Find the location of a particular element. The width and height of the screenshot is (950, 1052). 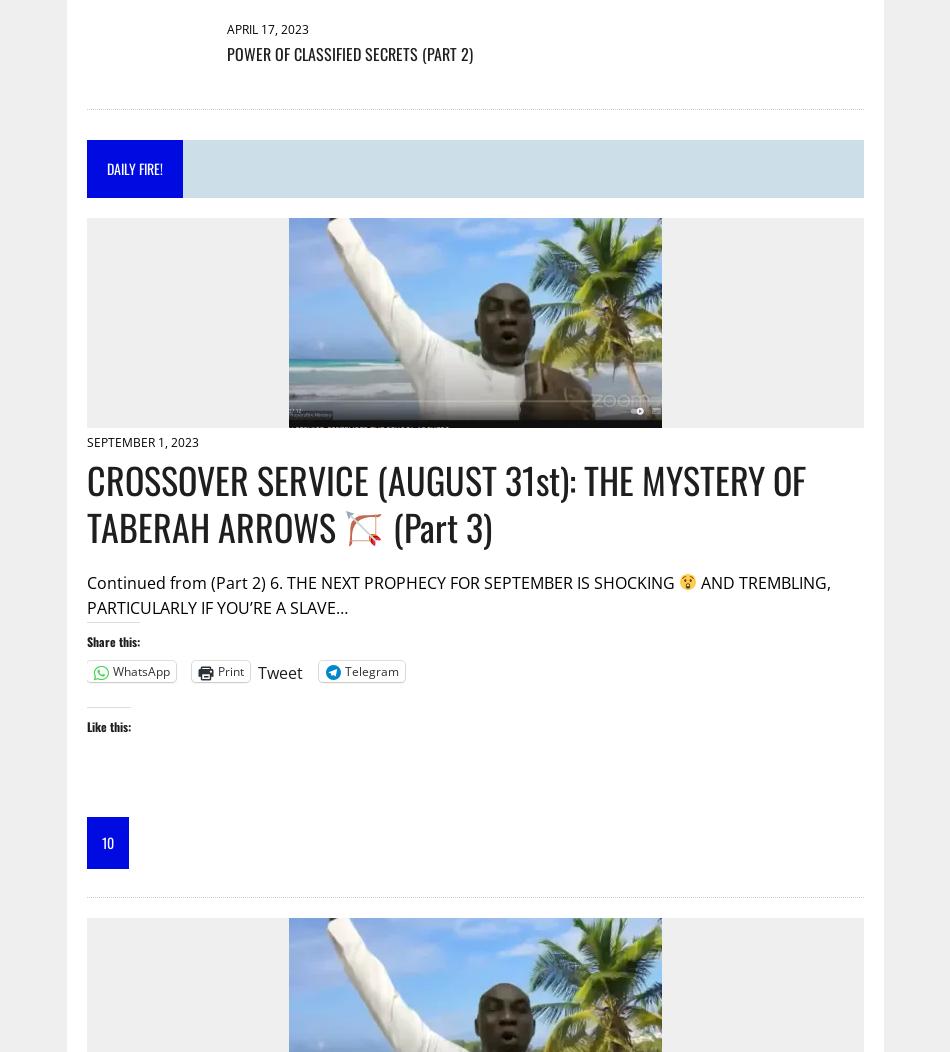

'Tweet' is located at coordinates (278, 671).